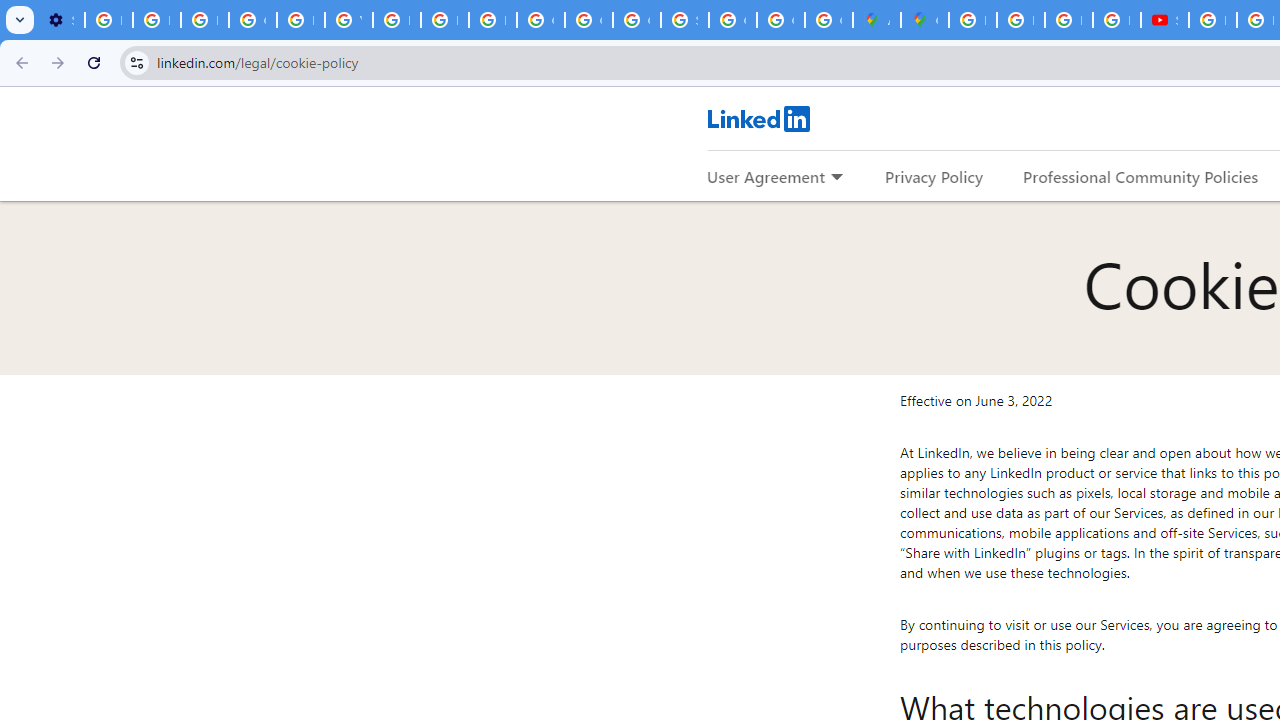  What do you see at coordinates (765, 175) in the screenshot?
I see `'User Agreement'` at bounding box center [765, 175].